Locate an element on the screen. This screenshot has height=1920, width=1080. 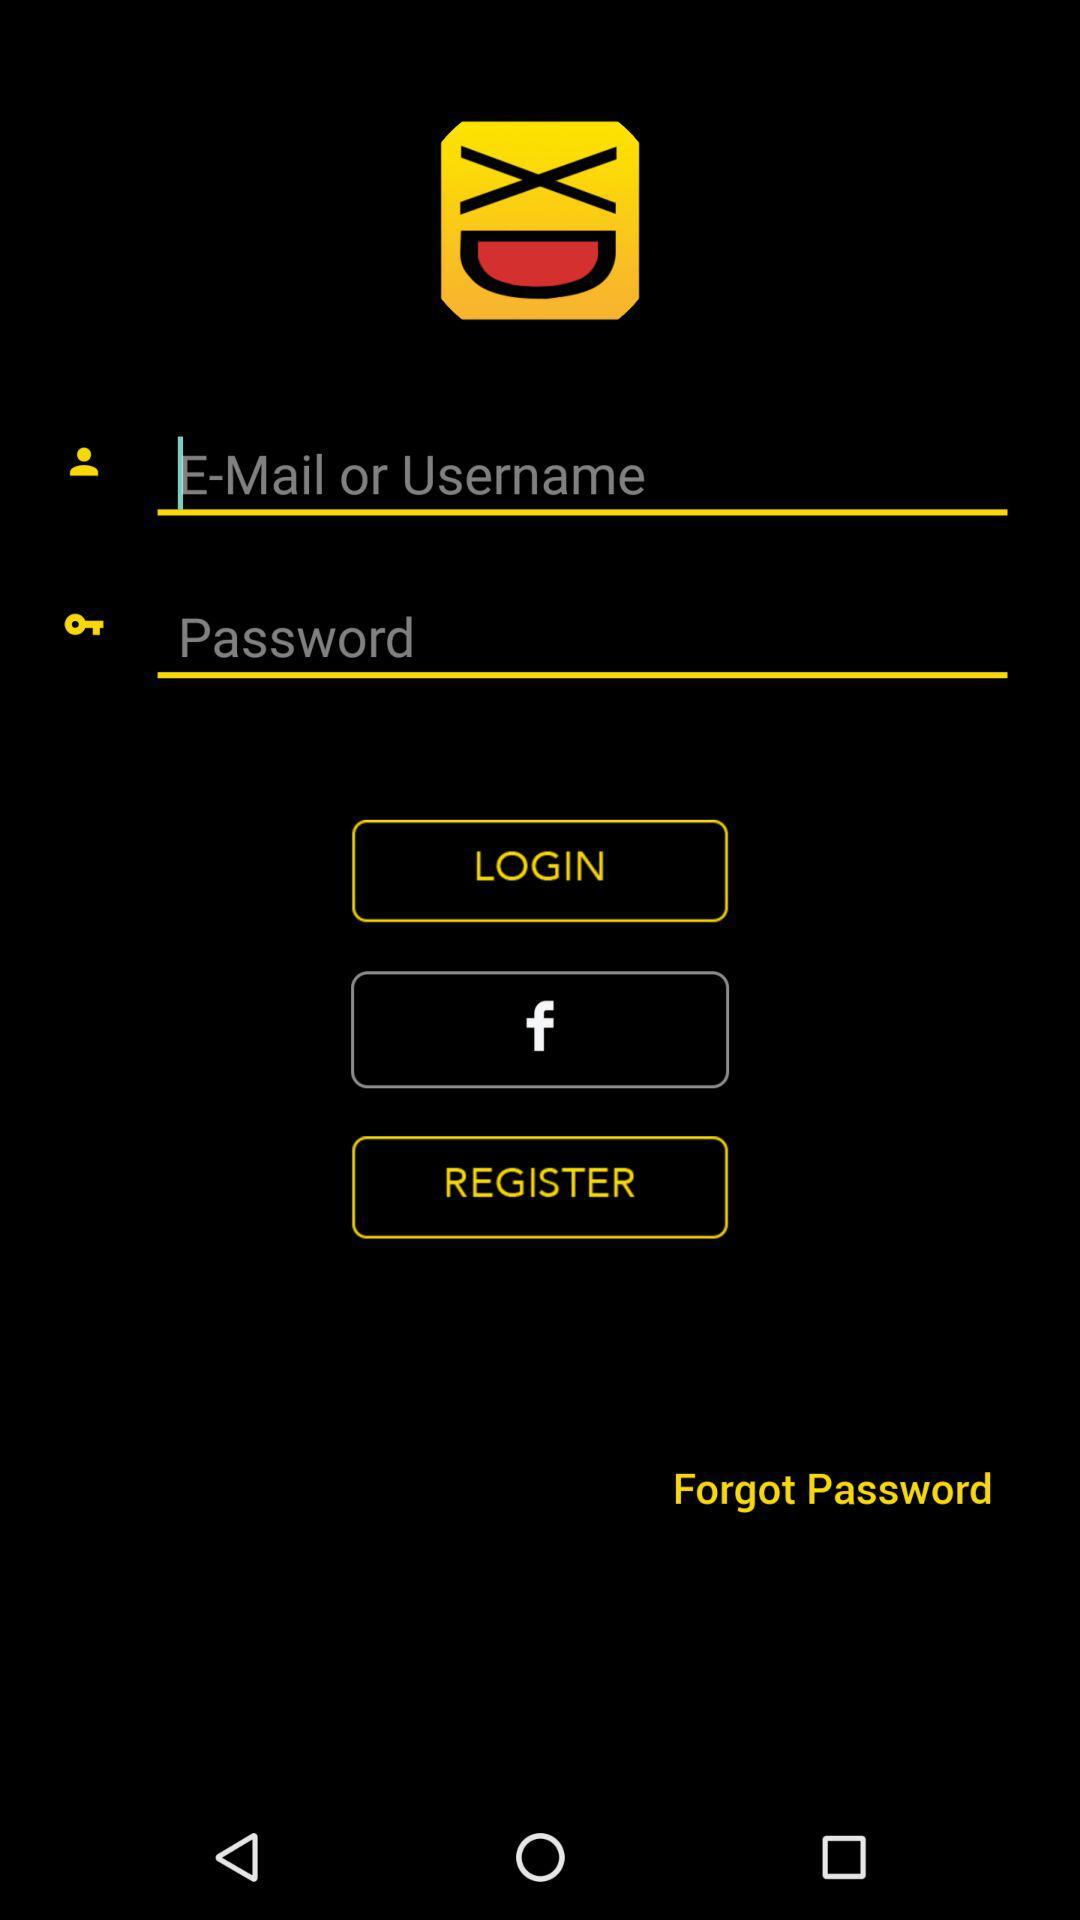
password info is located at coordinates (582, 637).